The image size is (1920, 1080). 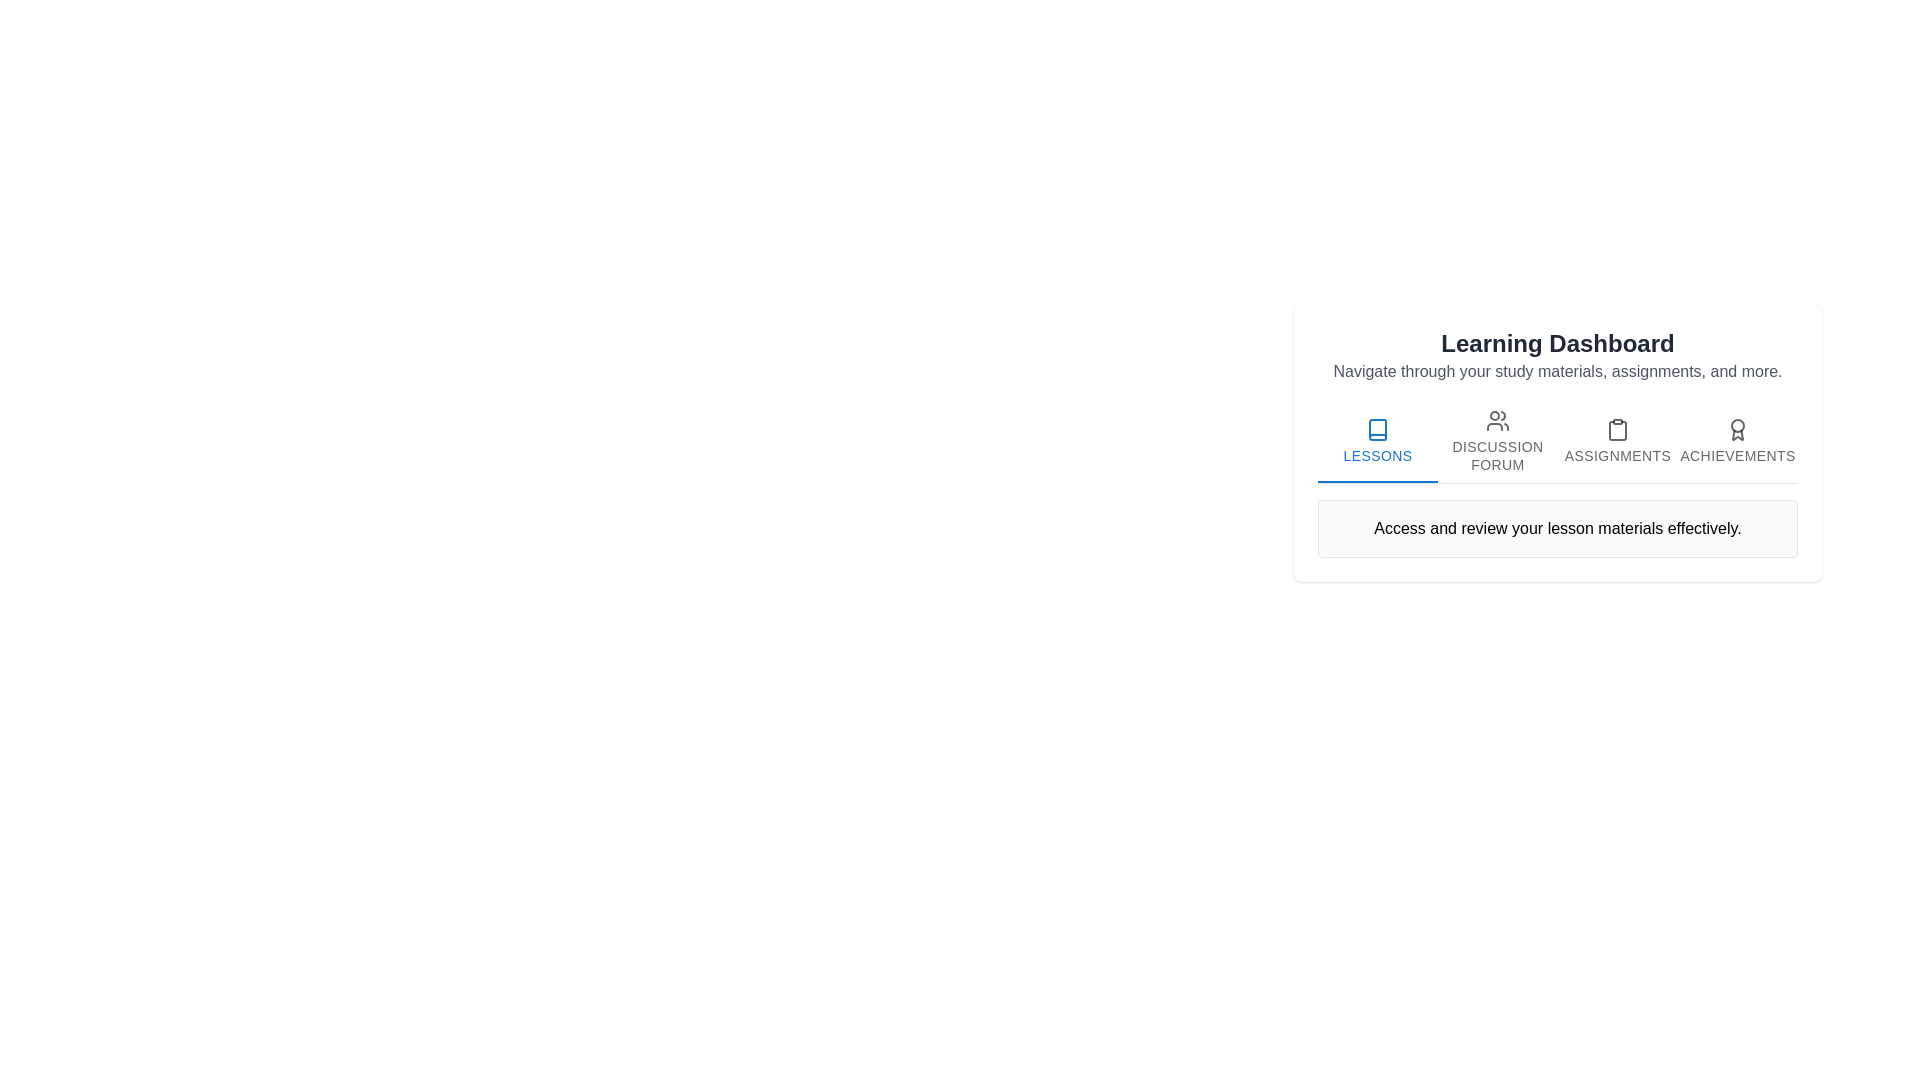 I want to click on the informational text block located centrally below the navigation tabs on the Learning Dashboard, so click(x=1557, y=527).